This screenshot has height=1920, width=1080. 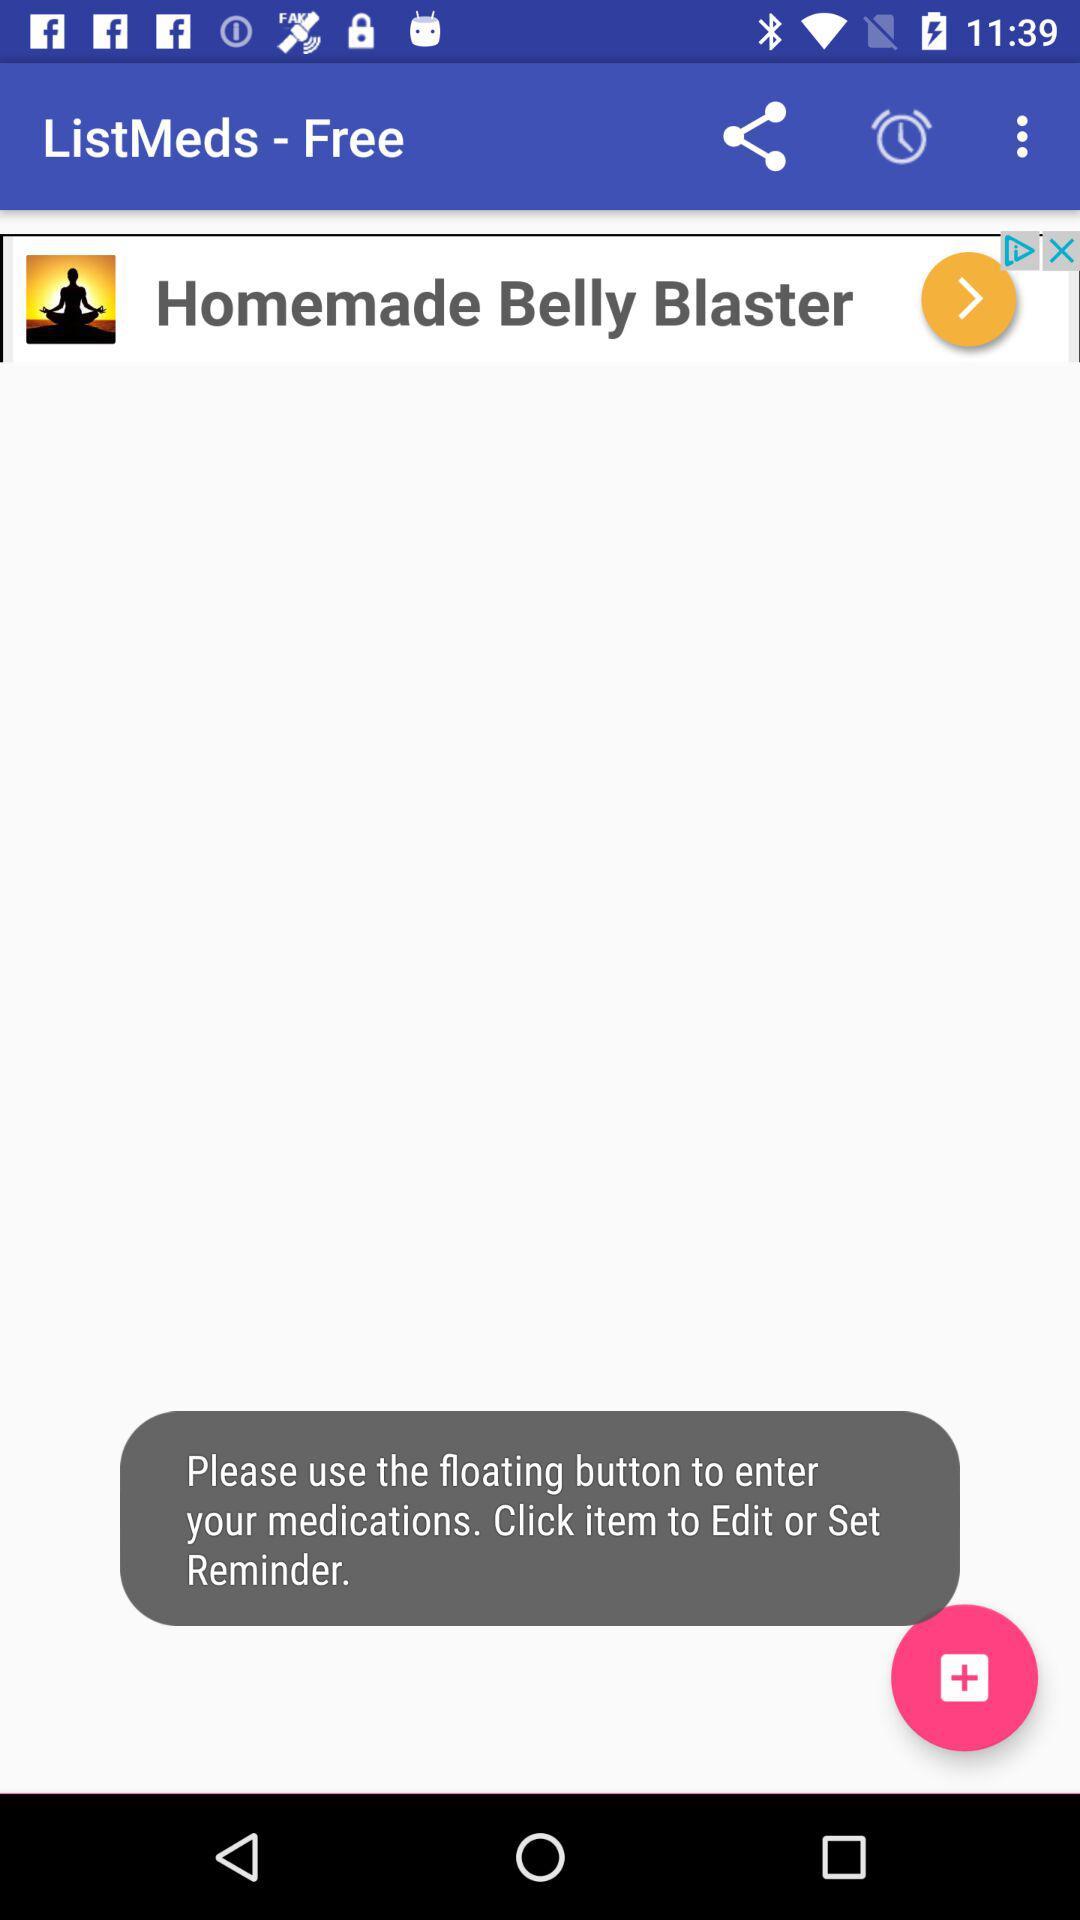 I want to click on click advertisement, so click(x=540, y=295).